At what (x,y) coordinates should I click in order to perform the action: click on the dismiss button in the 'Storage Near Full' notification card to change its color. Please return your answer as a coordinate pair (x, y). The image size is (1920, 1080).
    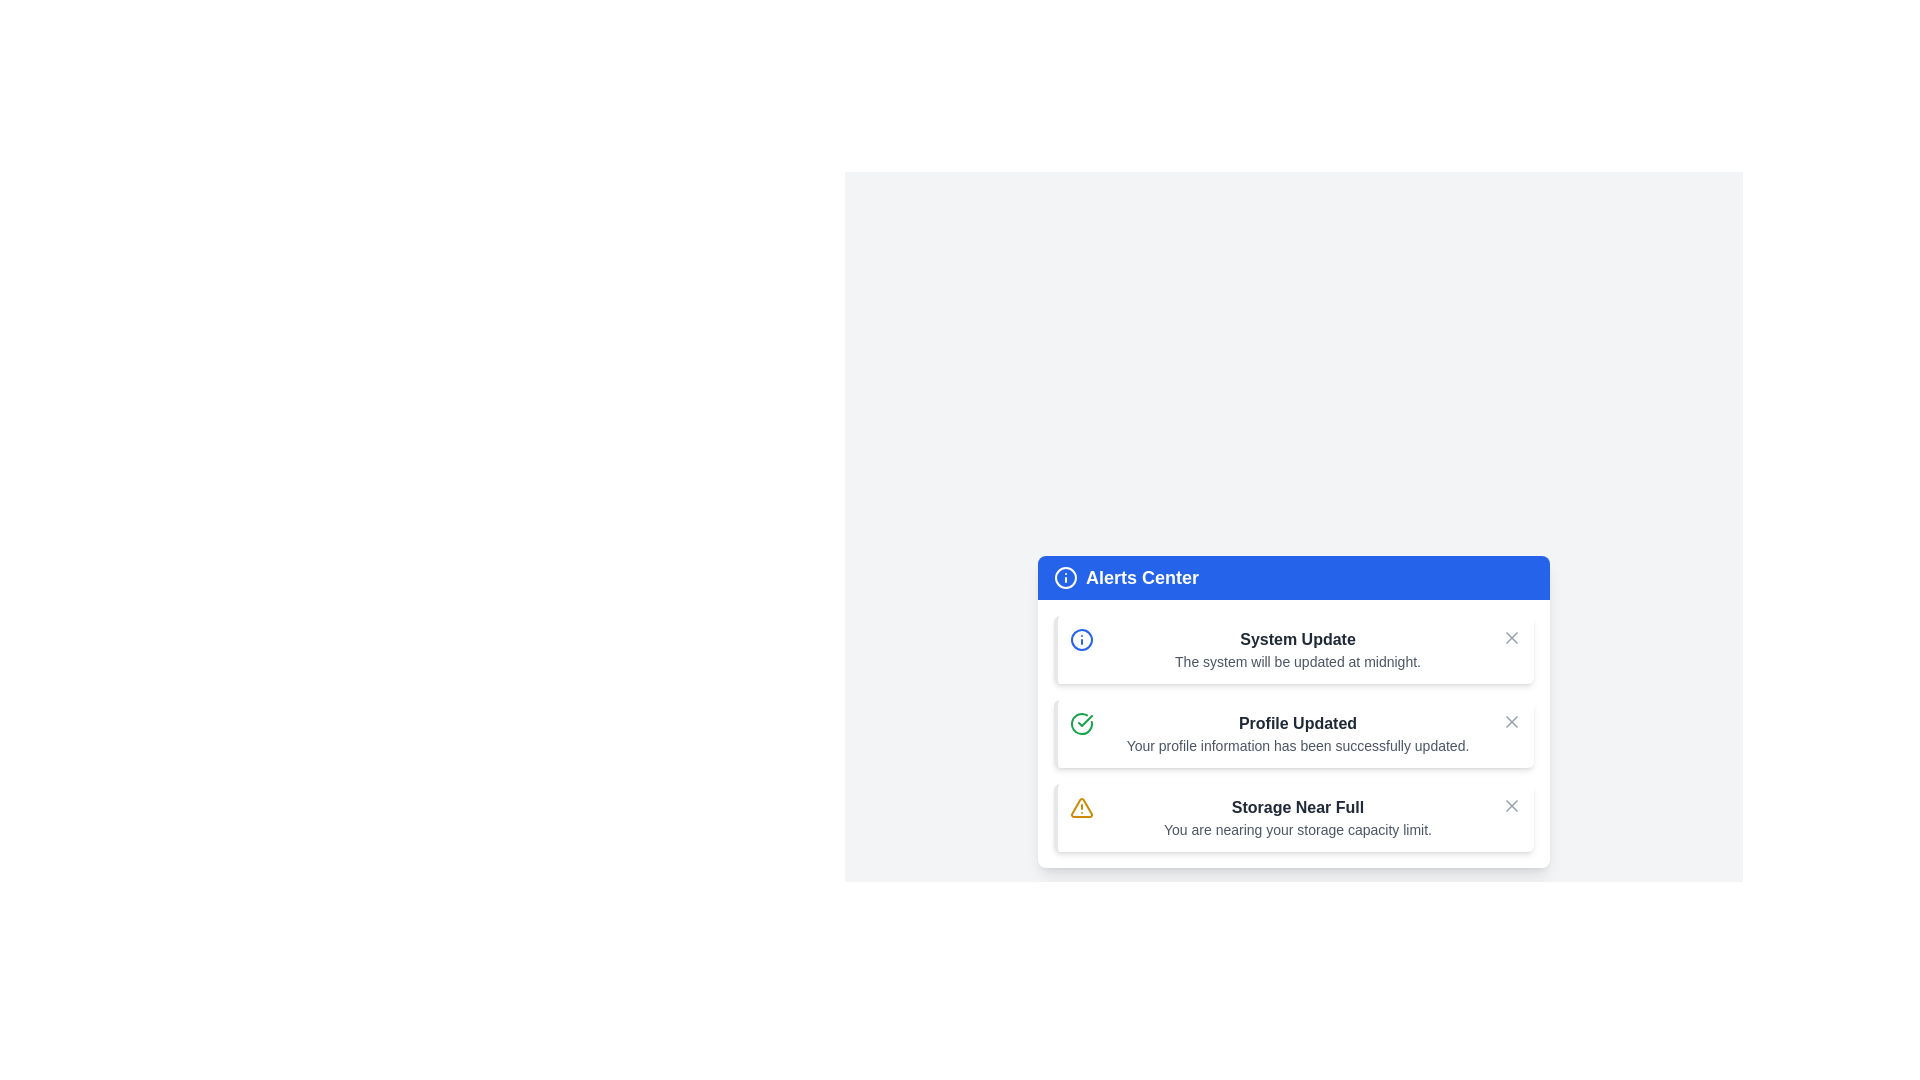
    Looking at the image, I should click on (1512, 805).